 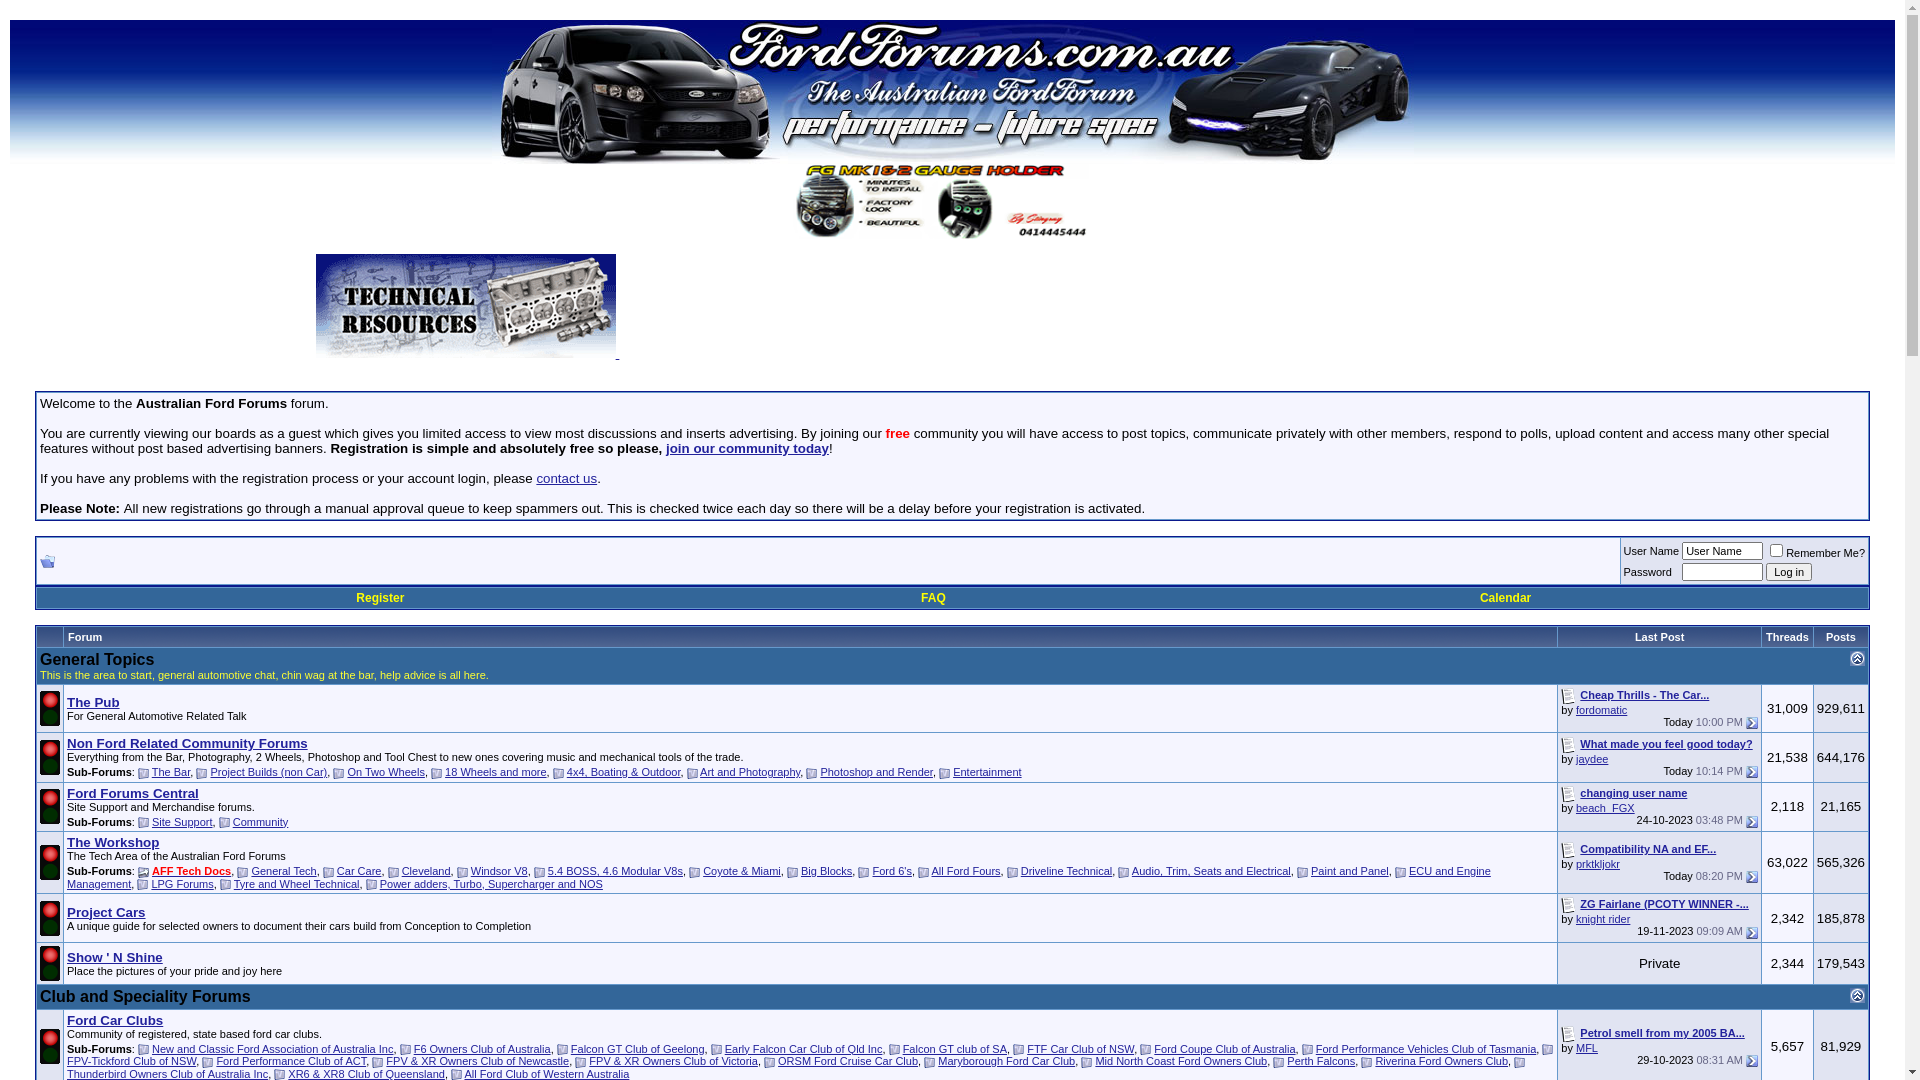 I want to click on 'Project Cars', so click(x=105, y=912).